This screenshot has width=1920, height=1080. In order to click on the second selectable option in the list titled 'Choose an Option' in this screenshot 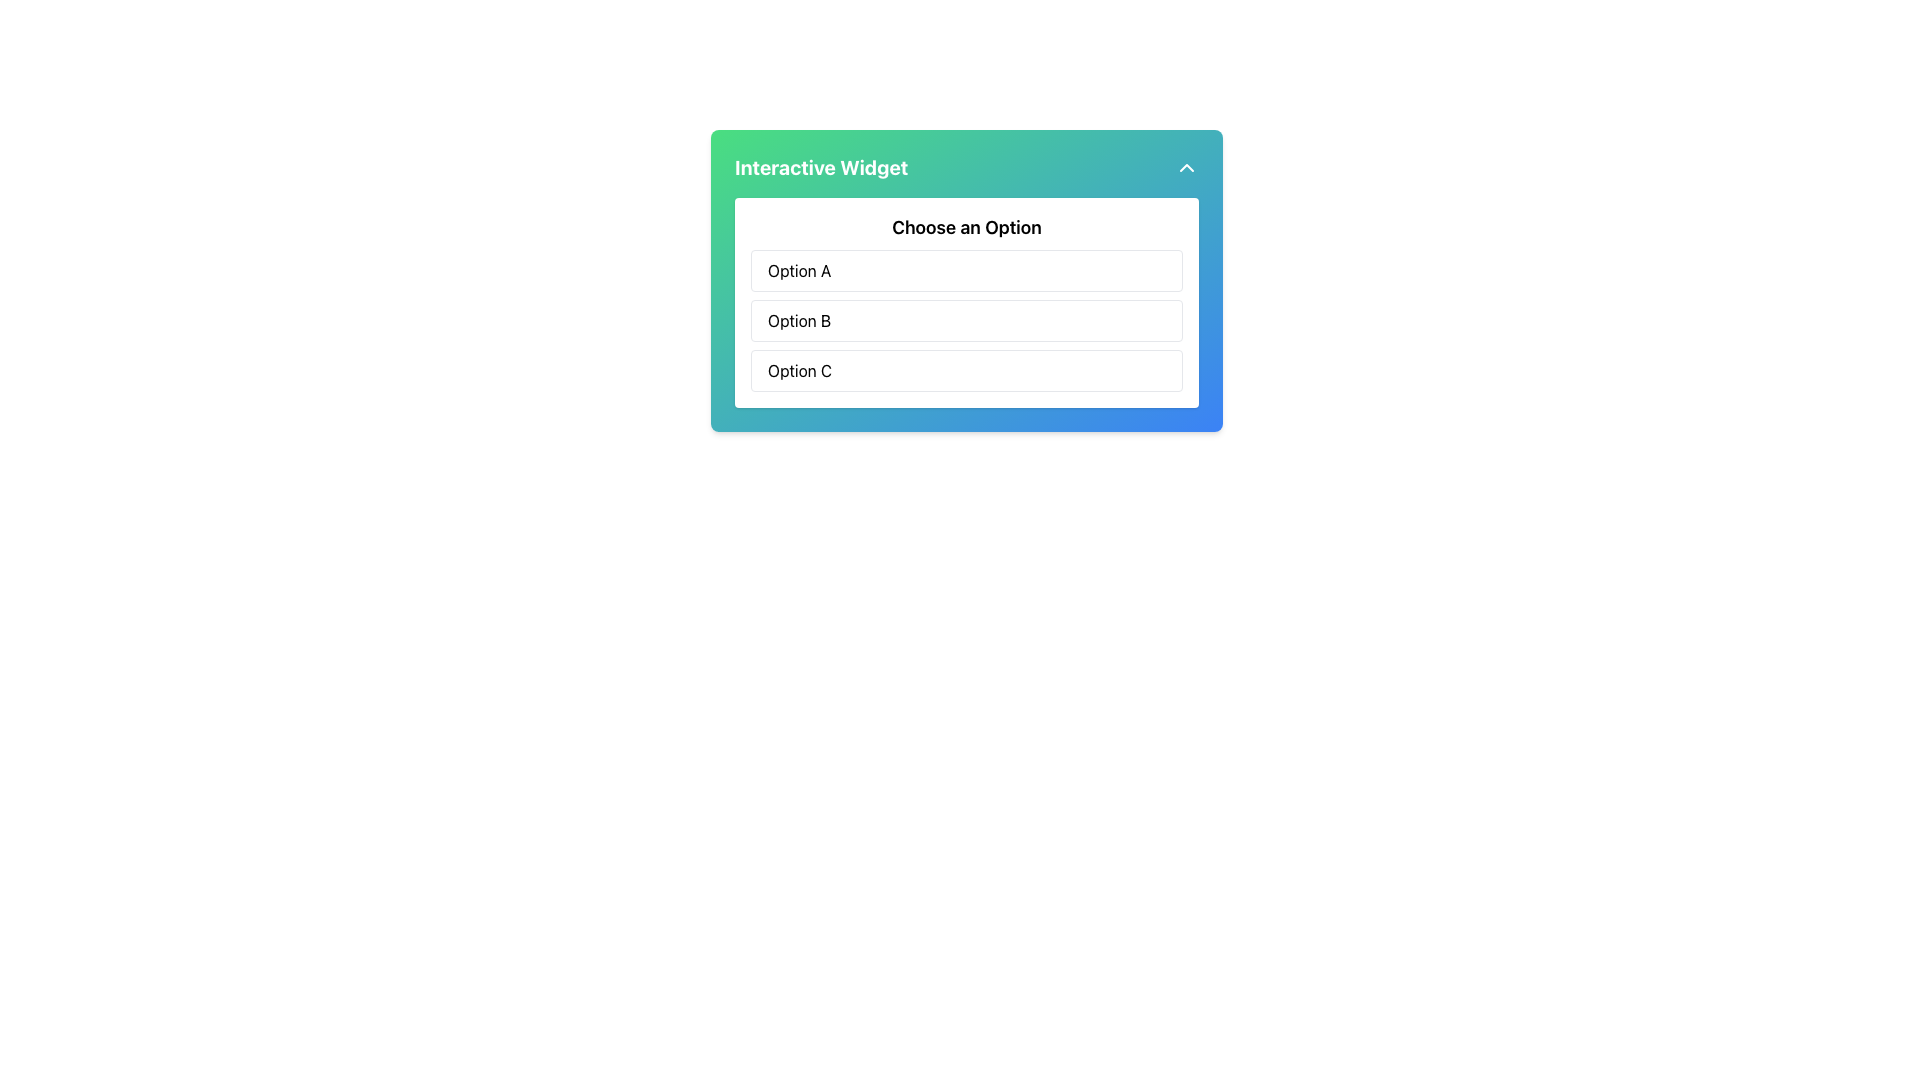, I will do `click(966, 319)`.